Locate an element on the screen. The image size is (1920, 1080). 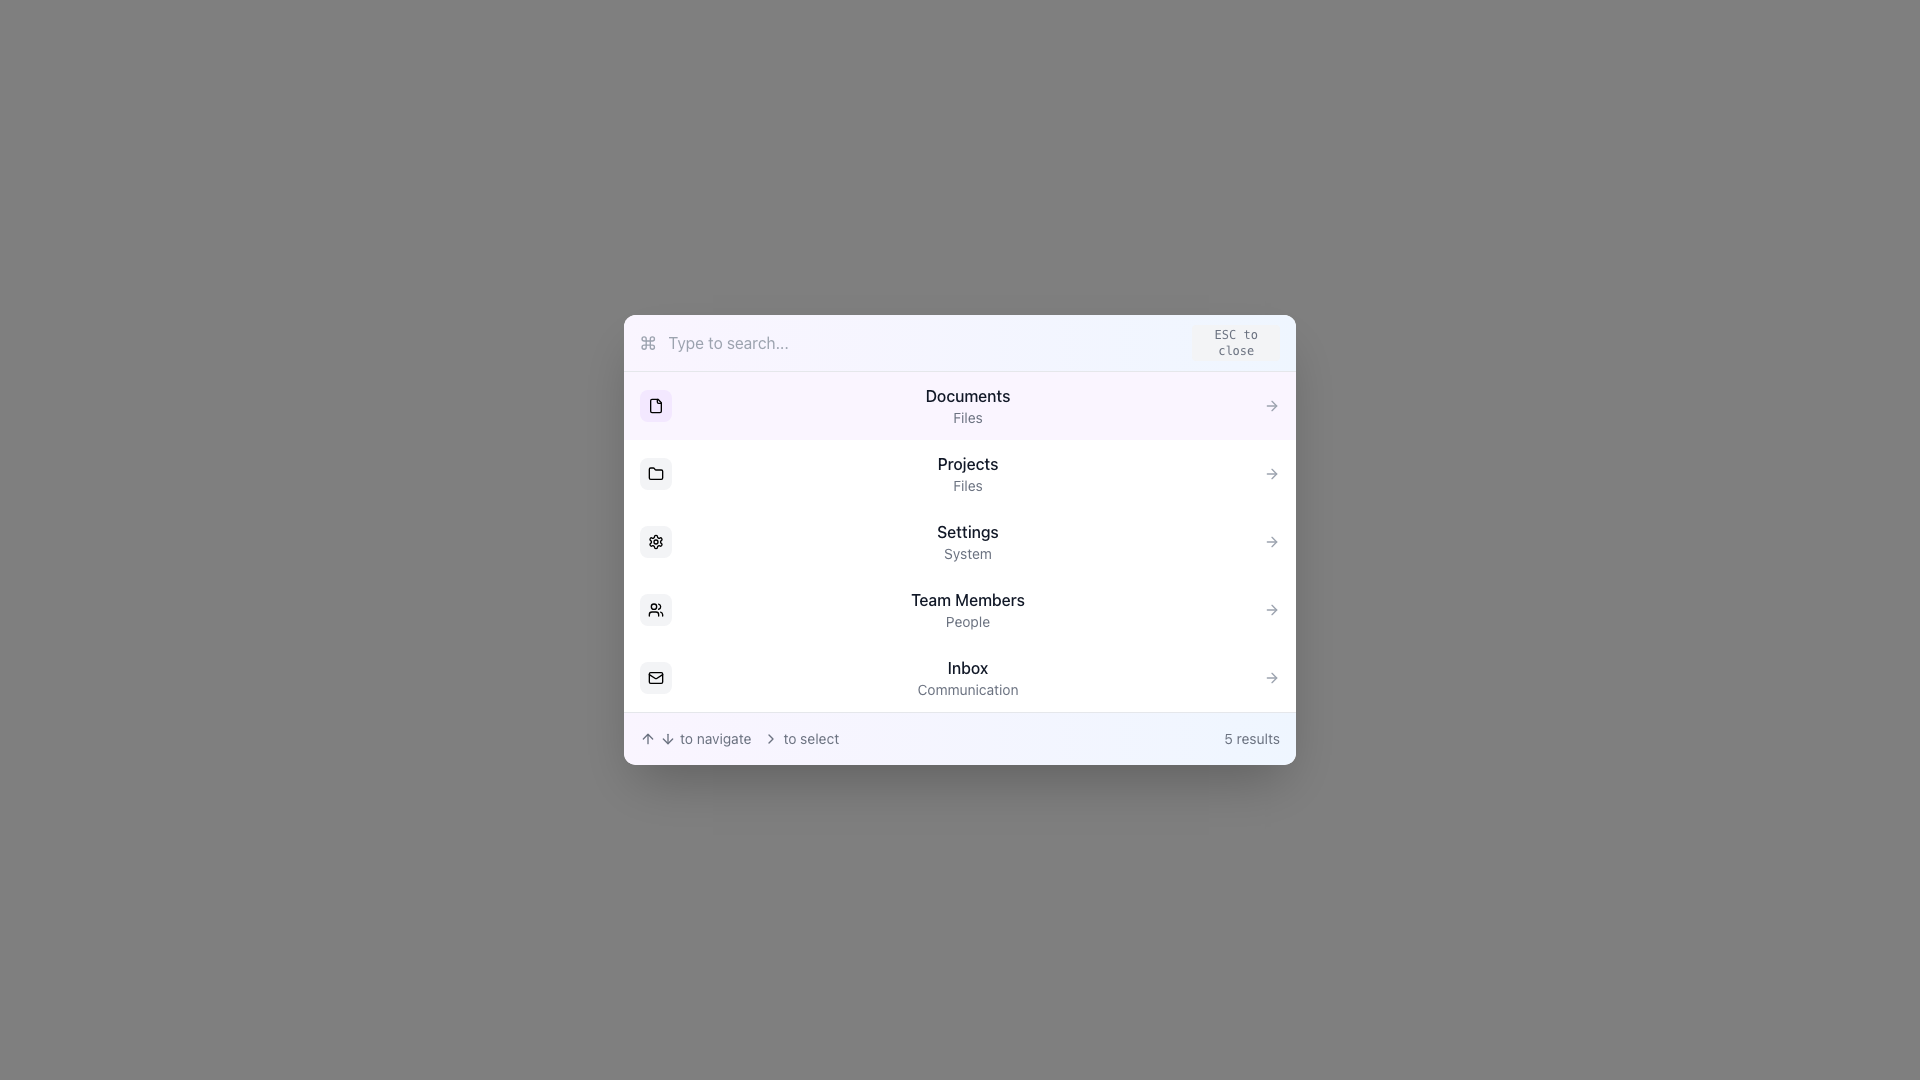
the text label displaying 'People', which is styled in gray and located beneath the title 'Team Members' is located at coordinates (968, 620).